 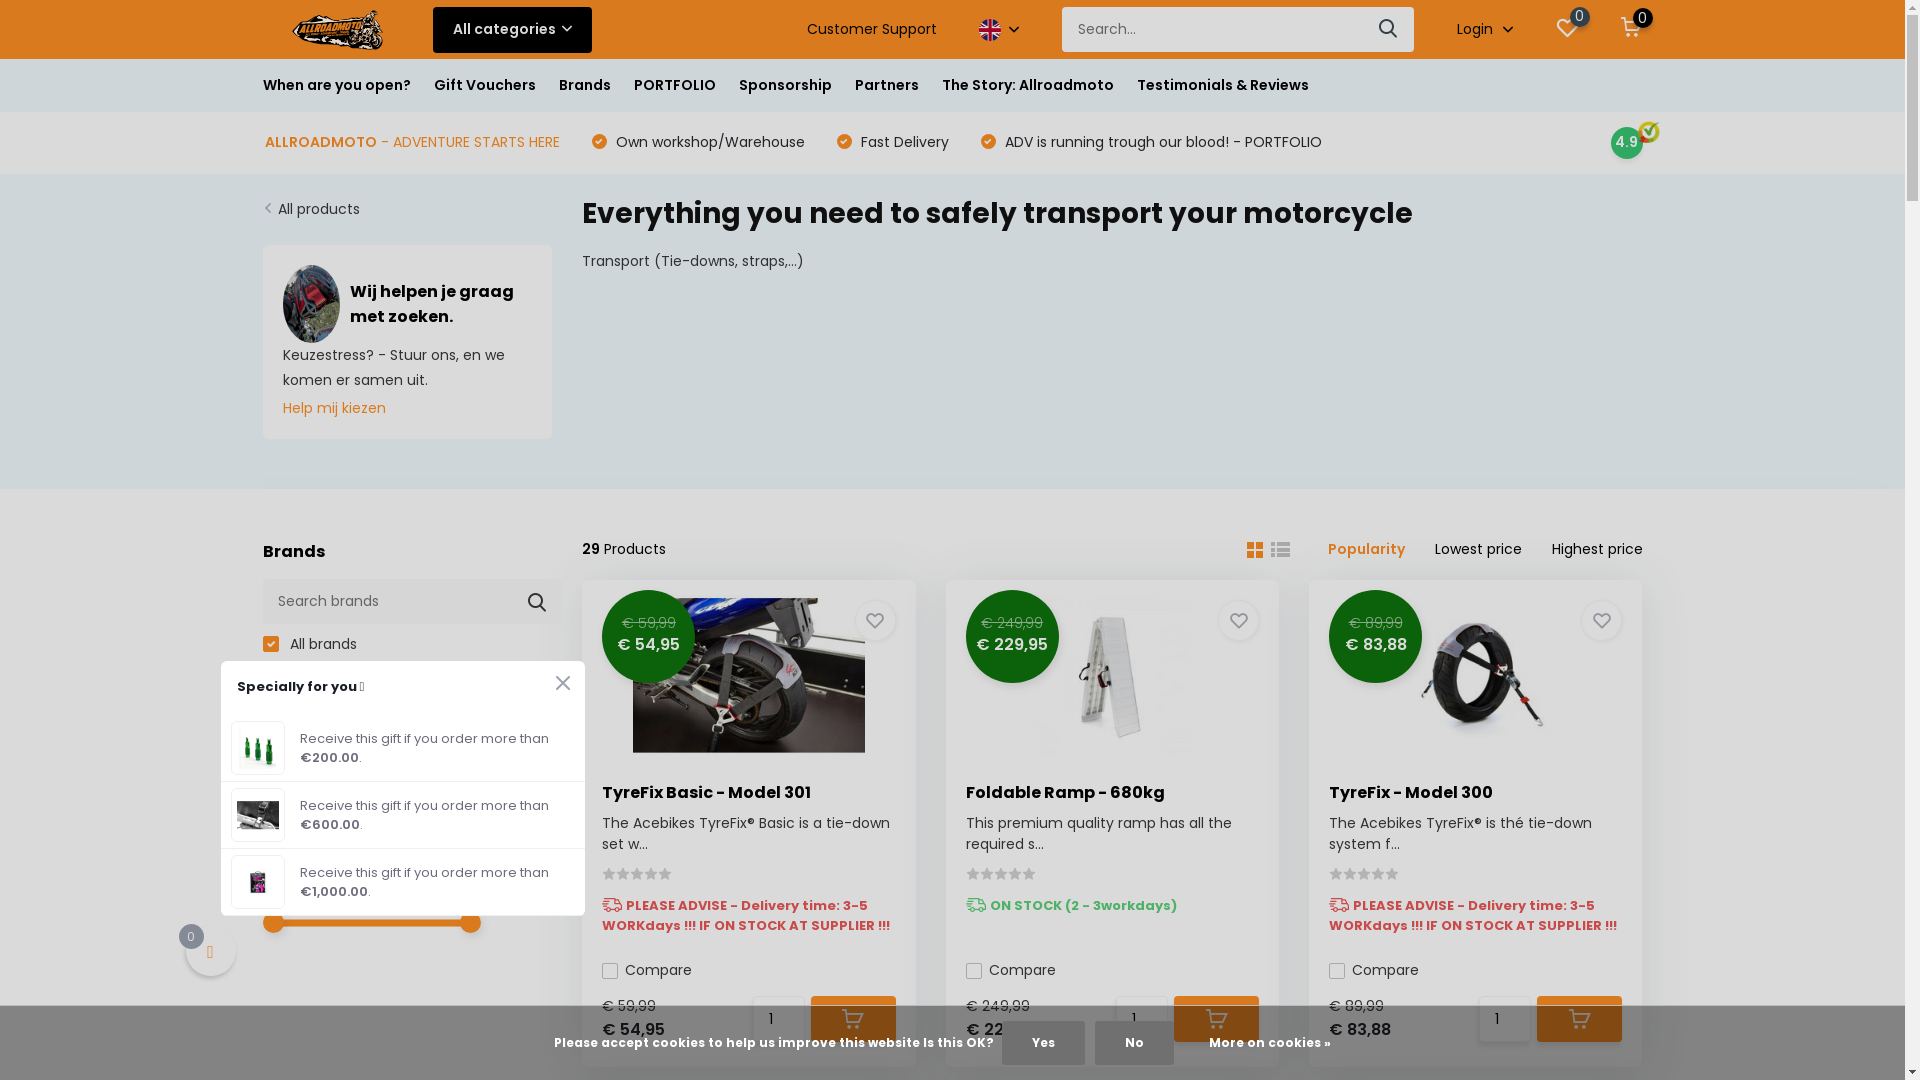 I want to click on 'Customer Support', so click(x=872, y=29).